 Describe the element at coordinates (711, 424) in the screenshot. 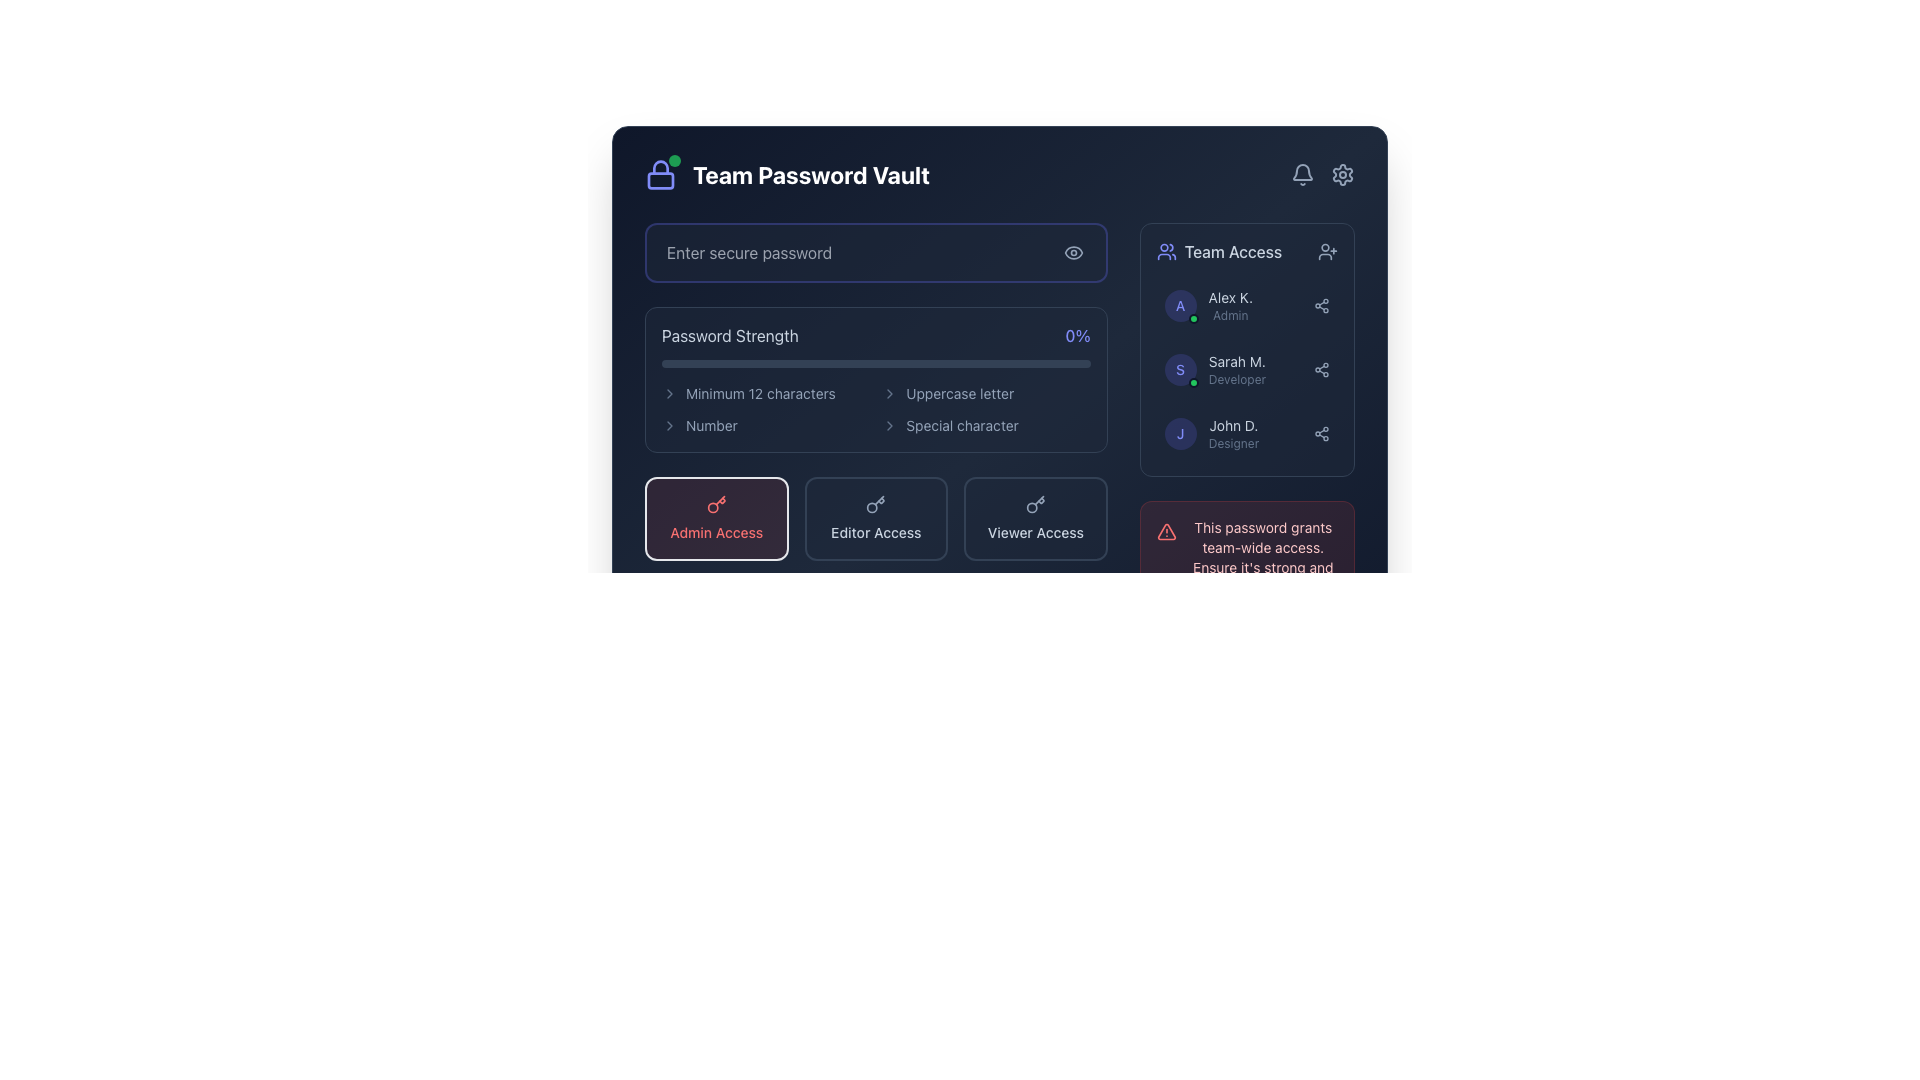

I see `the static text label indicating password strength requirements, located in the 'Password Strength' section beside a chevron icon` at that location.